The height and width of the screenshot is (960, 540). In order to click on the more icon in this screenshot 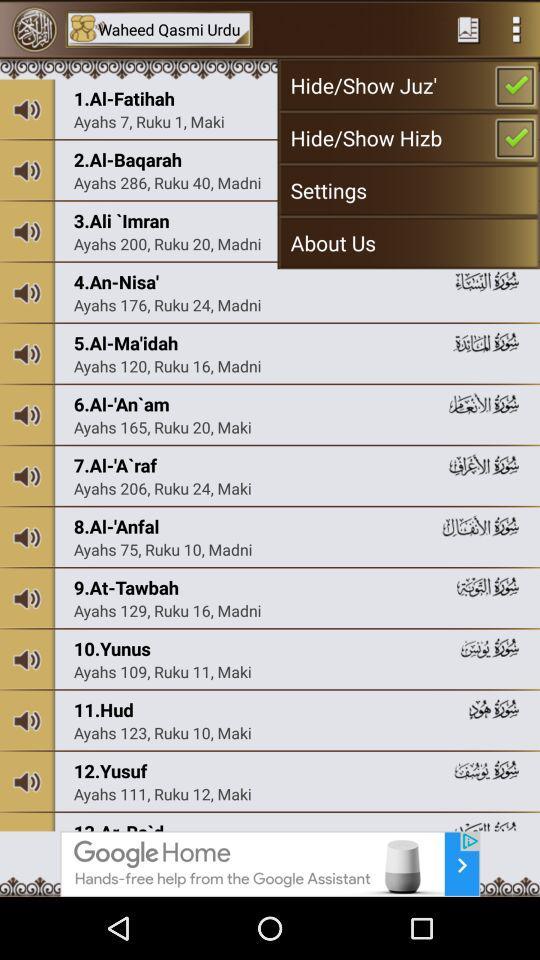, I will do `click(516, 30)`.